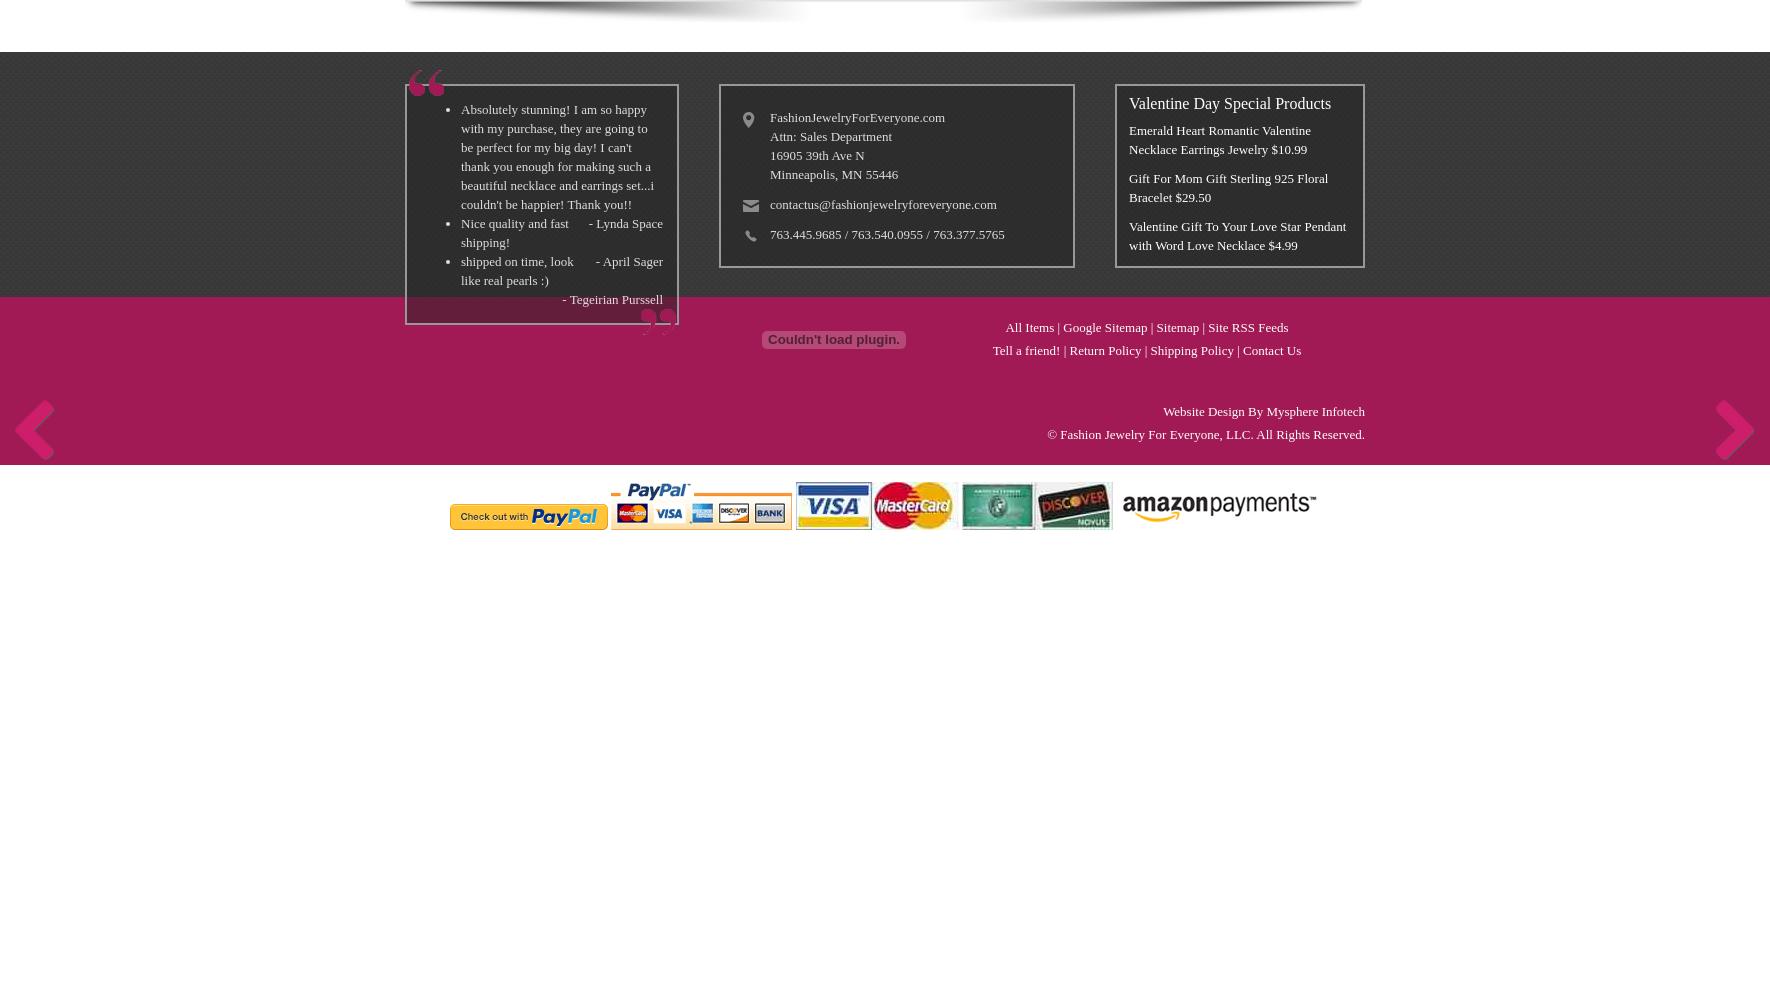  I want to click on 'Minneapolis, MN 55446', so click(834, 174).